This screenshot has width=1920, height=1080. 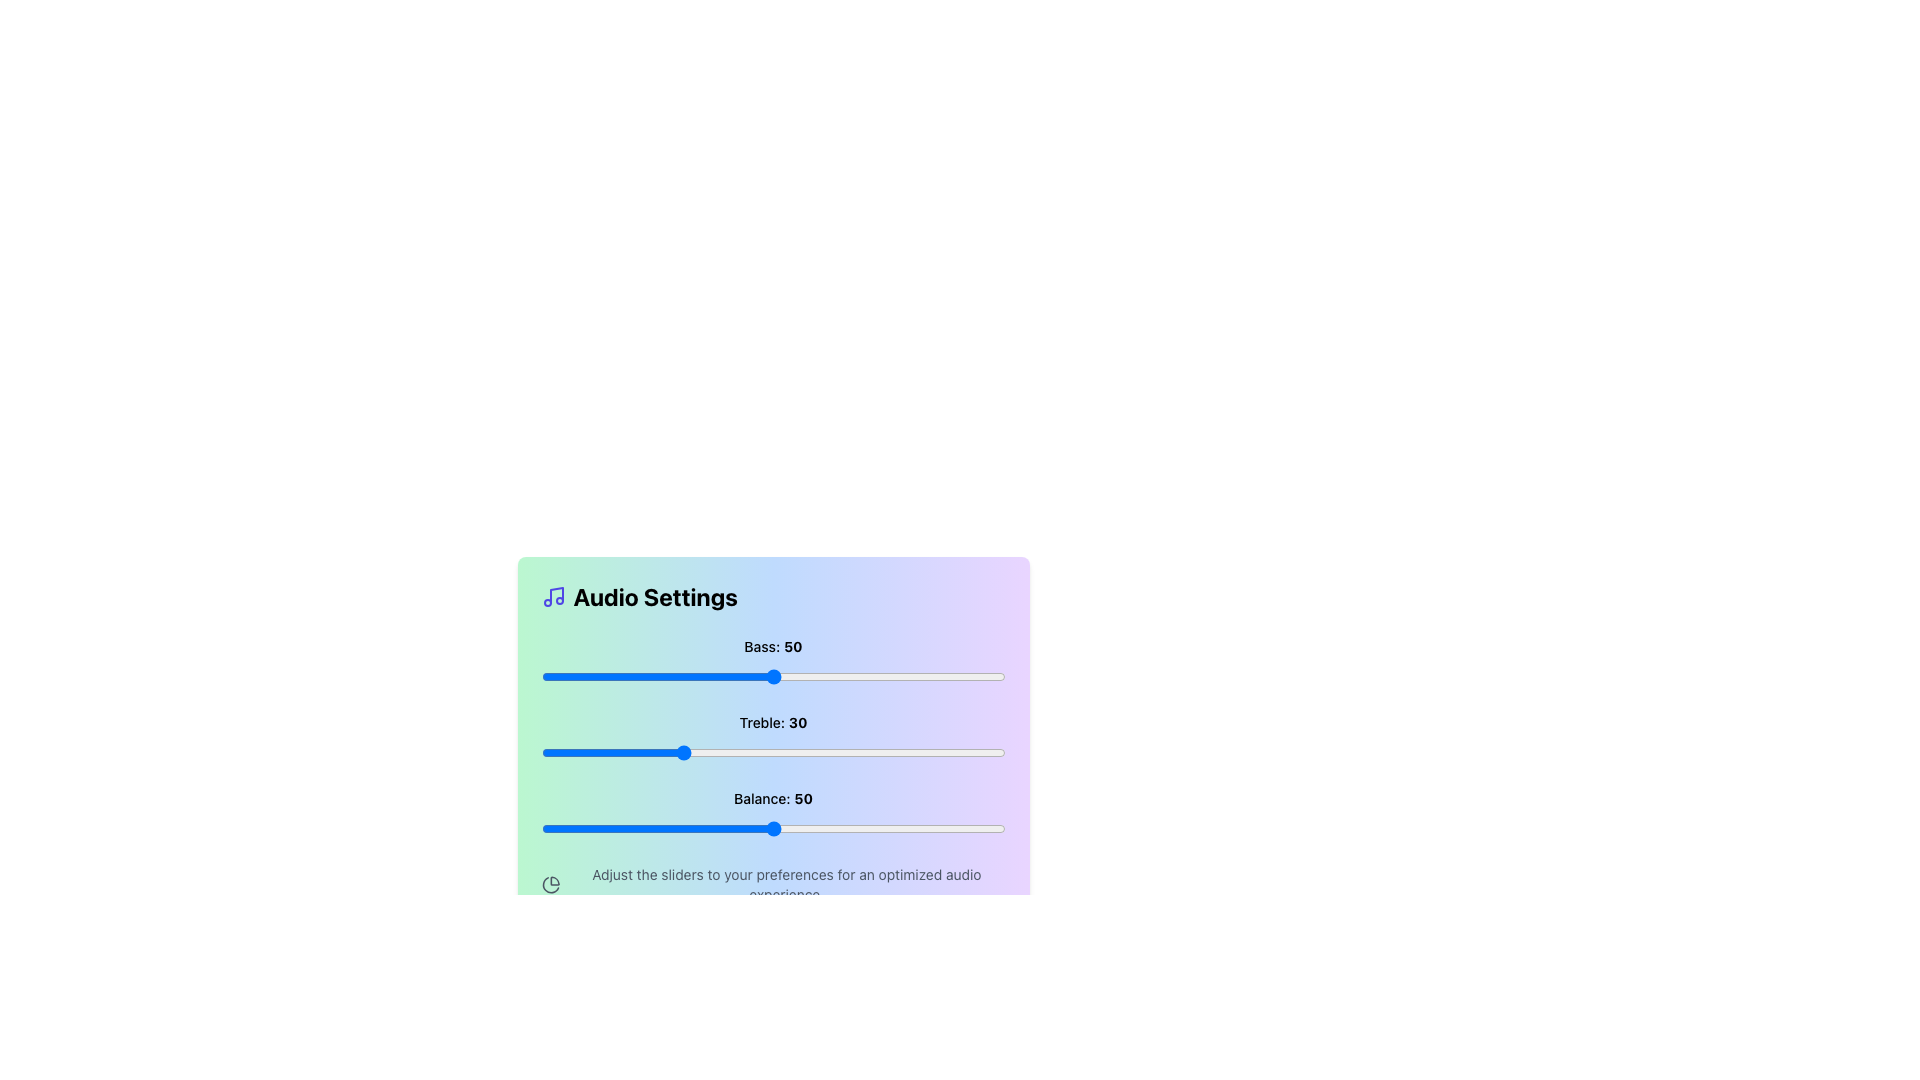 What do you see at coordinates (772, 829) in the screenshot?
I see `the Range Slider for 'Balance' value adjustment, currently set to 50, located in the bottom region of the box labeled 'Balance: 50'` at bounding box center [772, 829].